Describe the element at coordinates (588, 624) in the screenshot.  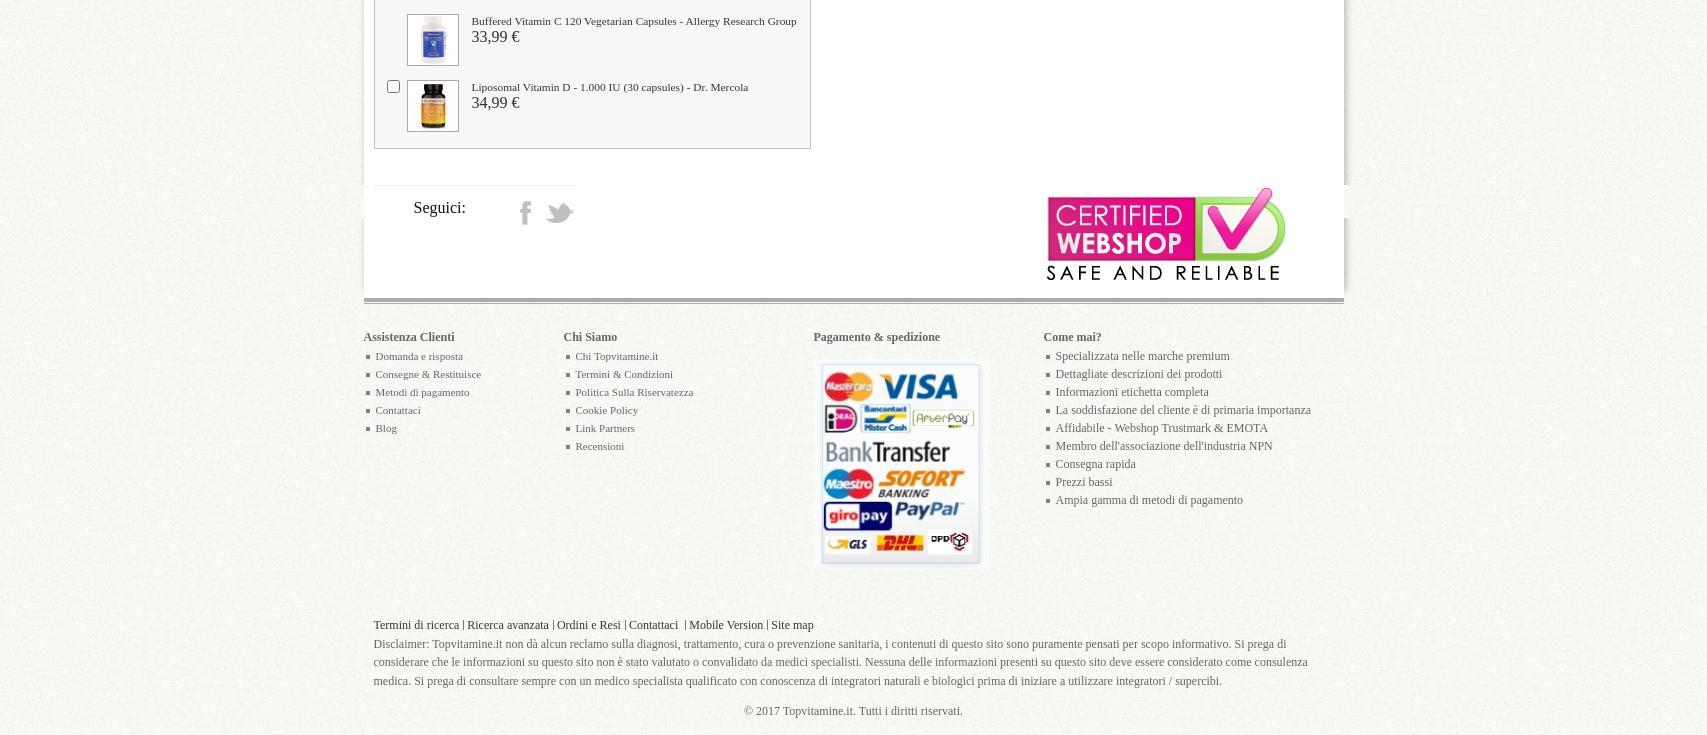
I see `'Ordini e Resi'` at that location.